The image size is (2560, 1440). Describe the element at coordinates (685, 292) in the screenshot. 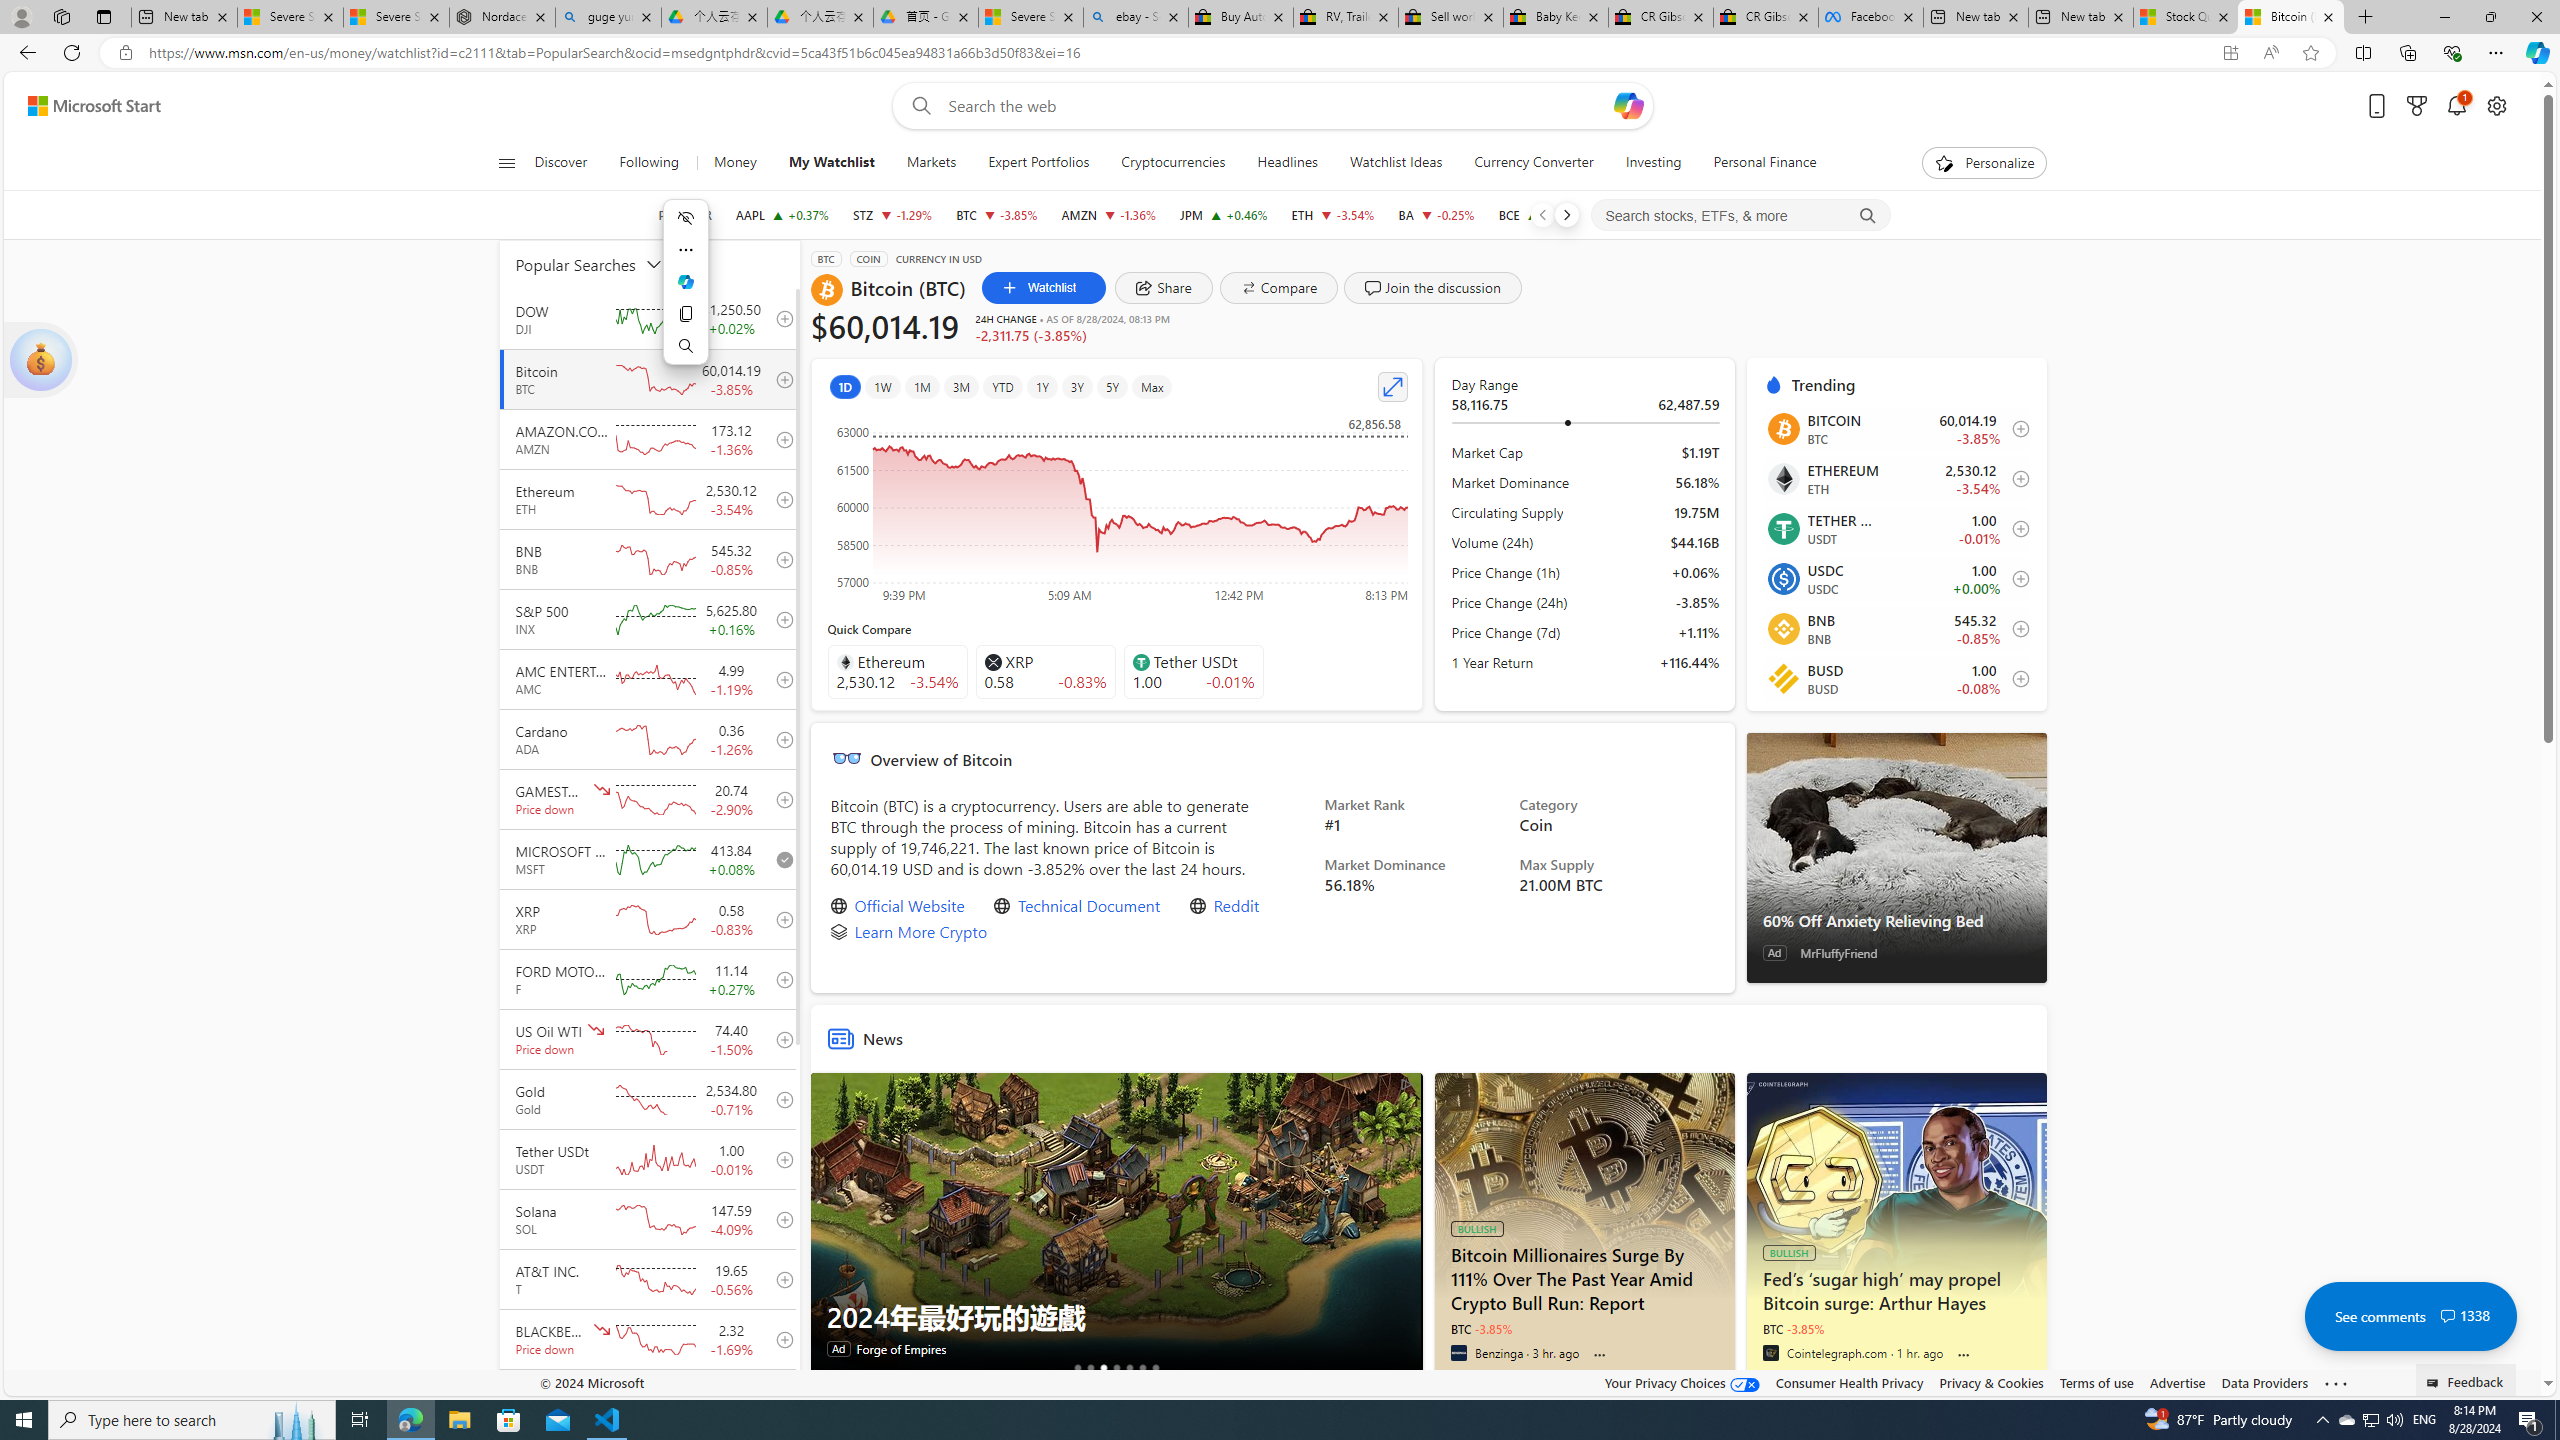

I see `'Mini menu on text selection'` at that location.